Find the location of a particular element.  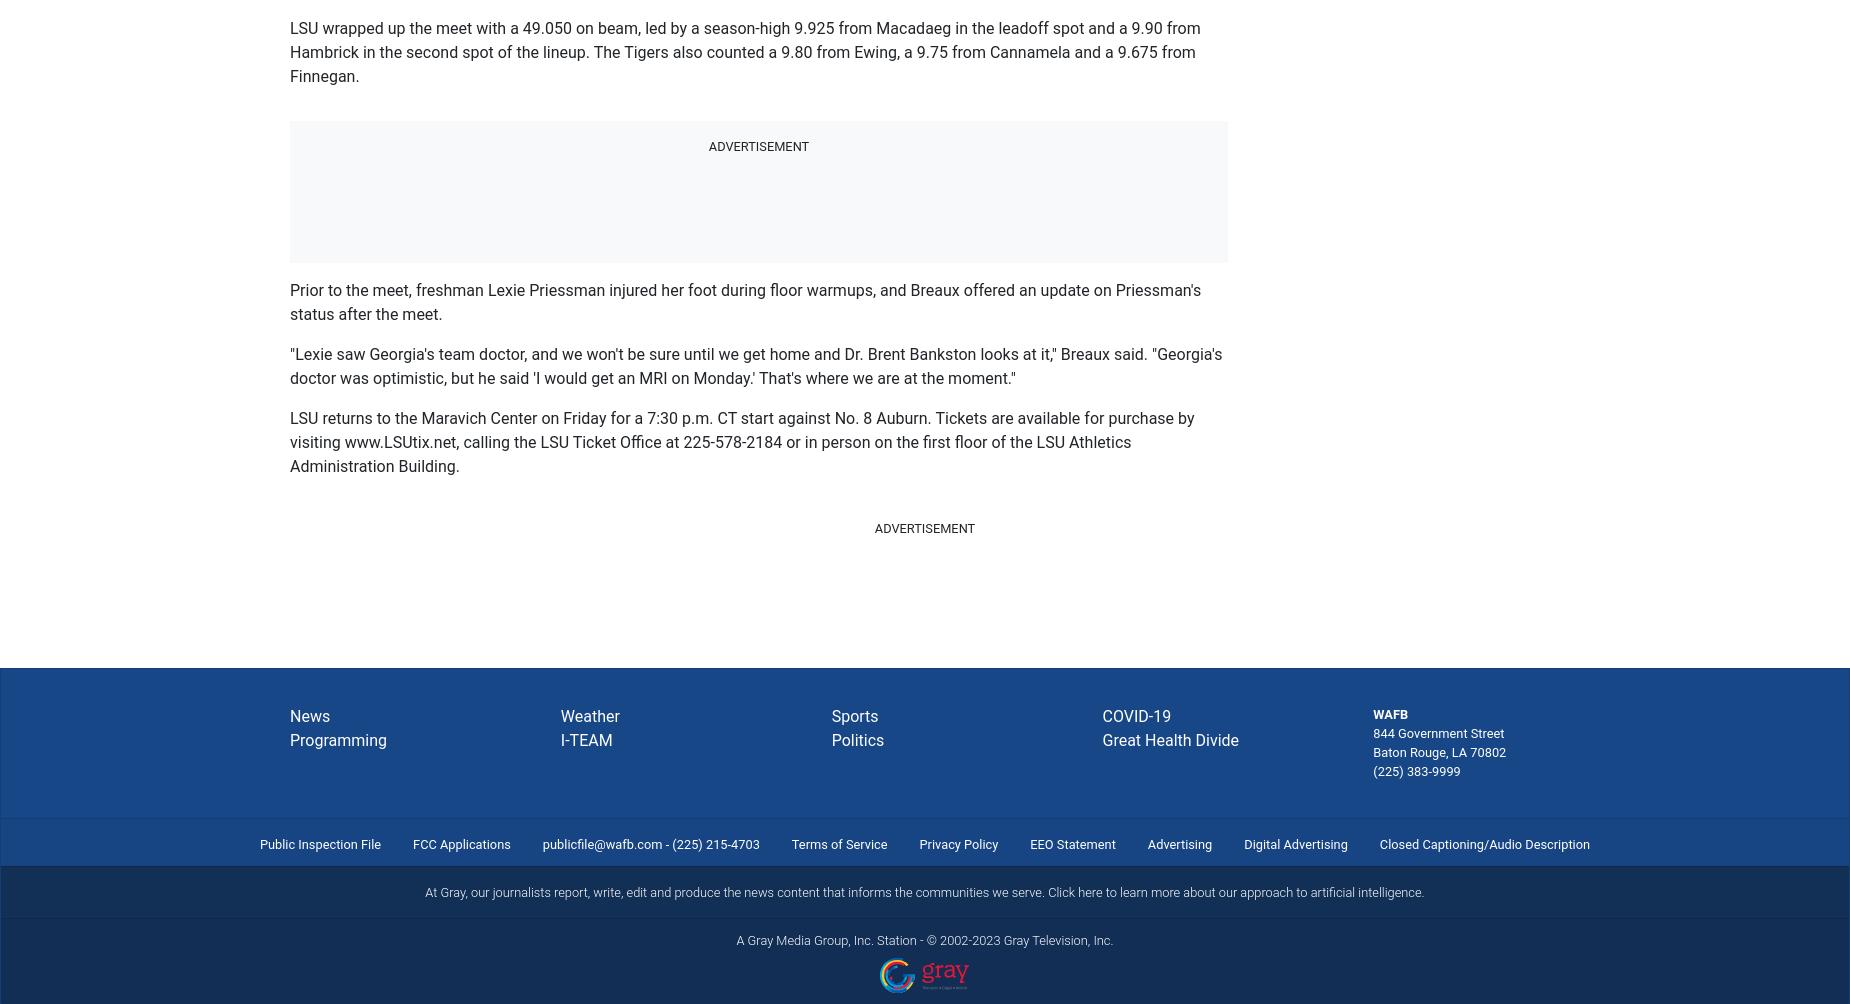

'Baton Rouge, LA 70802' is located at coordinates (1439, 751).